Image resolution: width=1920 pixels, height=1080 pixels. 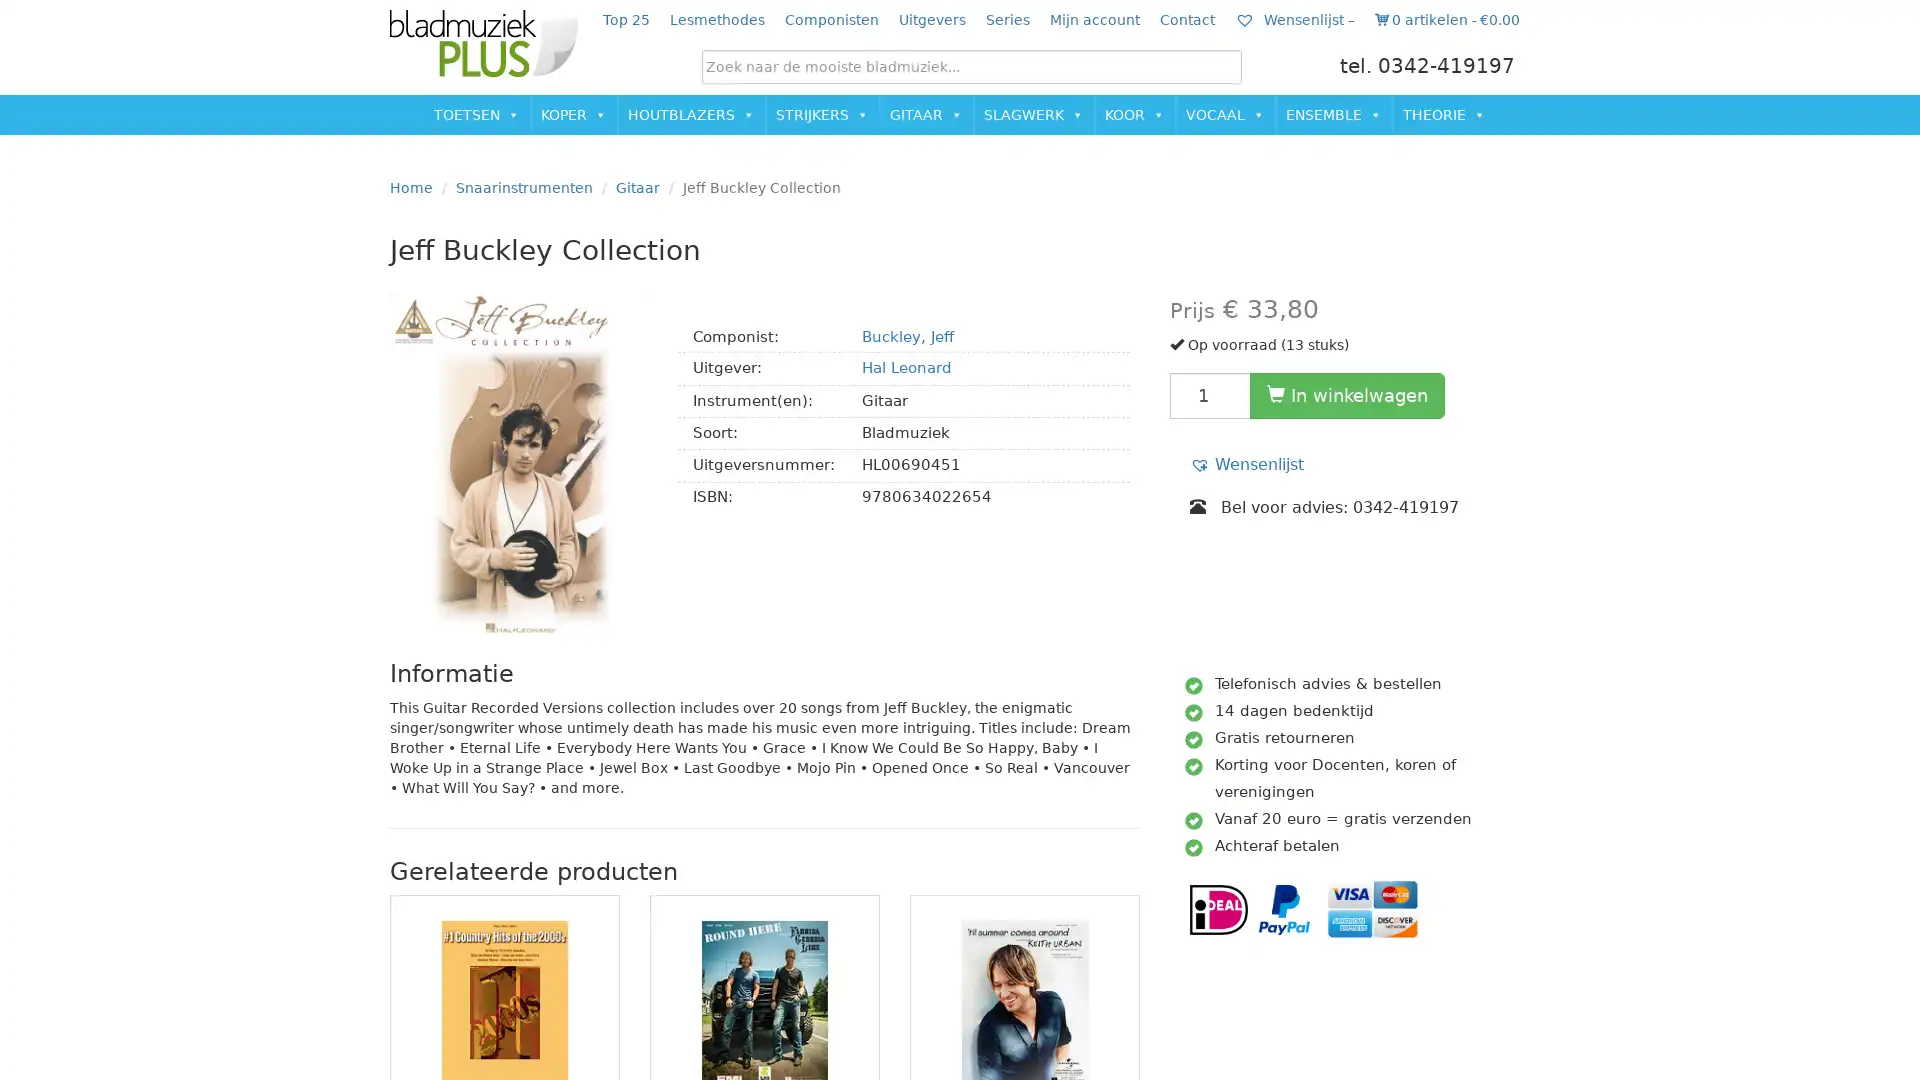 What do you see at coordinates (1246, 464) in the screenshot?
I see `Wensenlijst` at bounding box center [1246, 464].